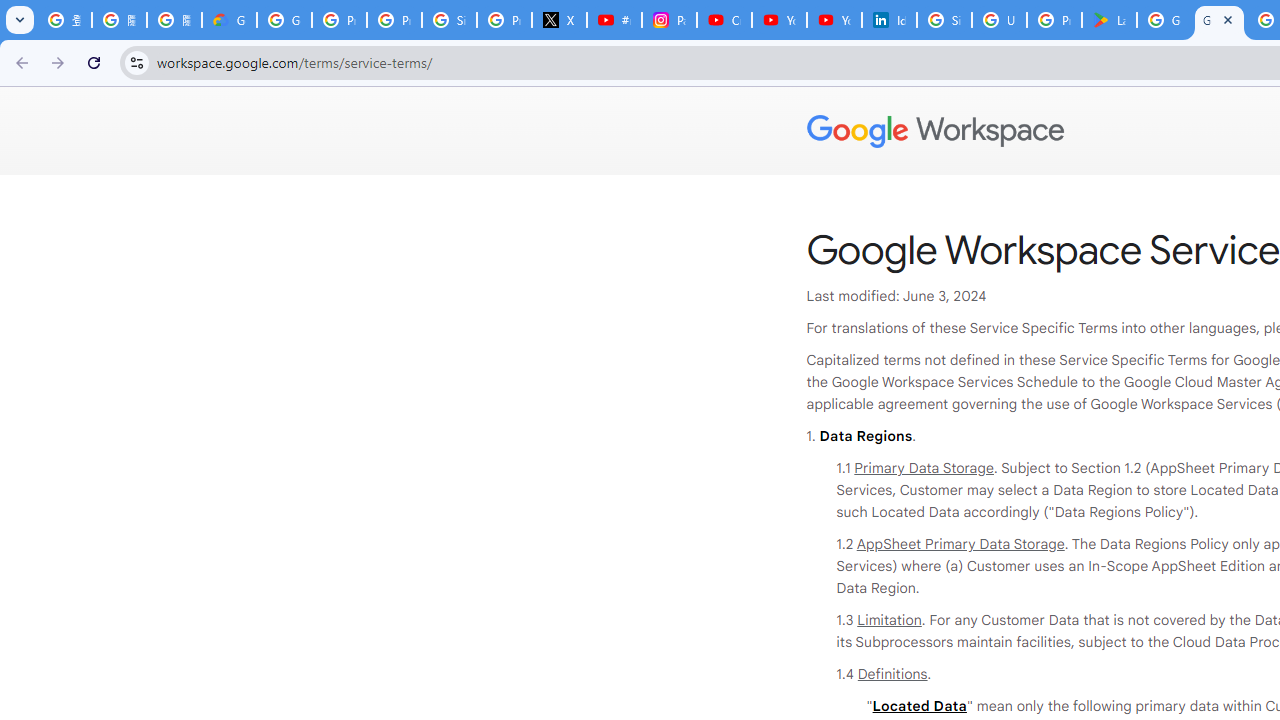 The image size is (1280, 720). I want to click on 'Identity verification via Persona | LinkedIn Help', so click(887, 20).